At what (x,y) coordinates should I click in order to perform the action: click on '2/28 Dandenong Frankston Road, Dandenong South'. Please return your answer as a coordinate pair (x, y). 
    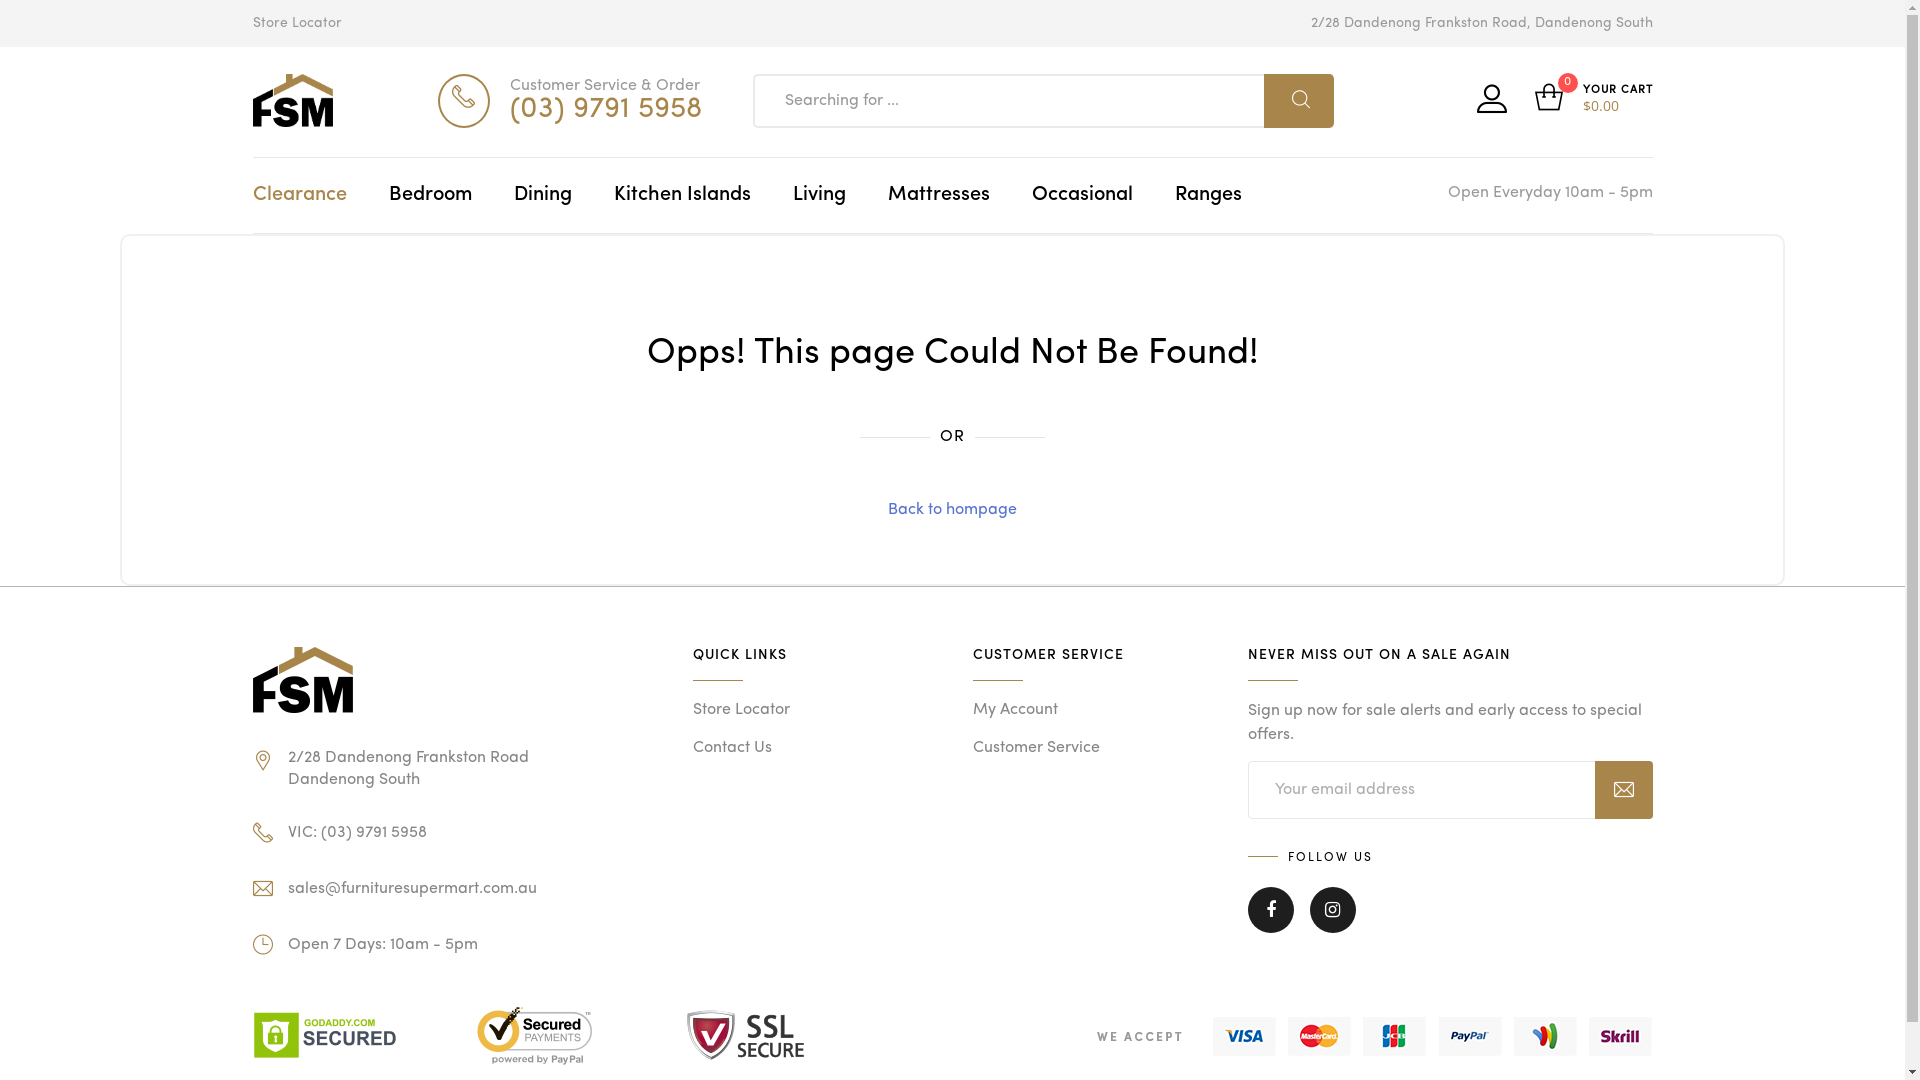
    Looking at the image, I should click on (1481, 23).